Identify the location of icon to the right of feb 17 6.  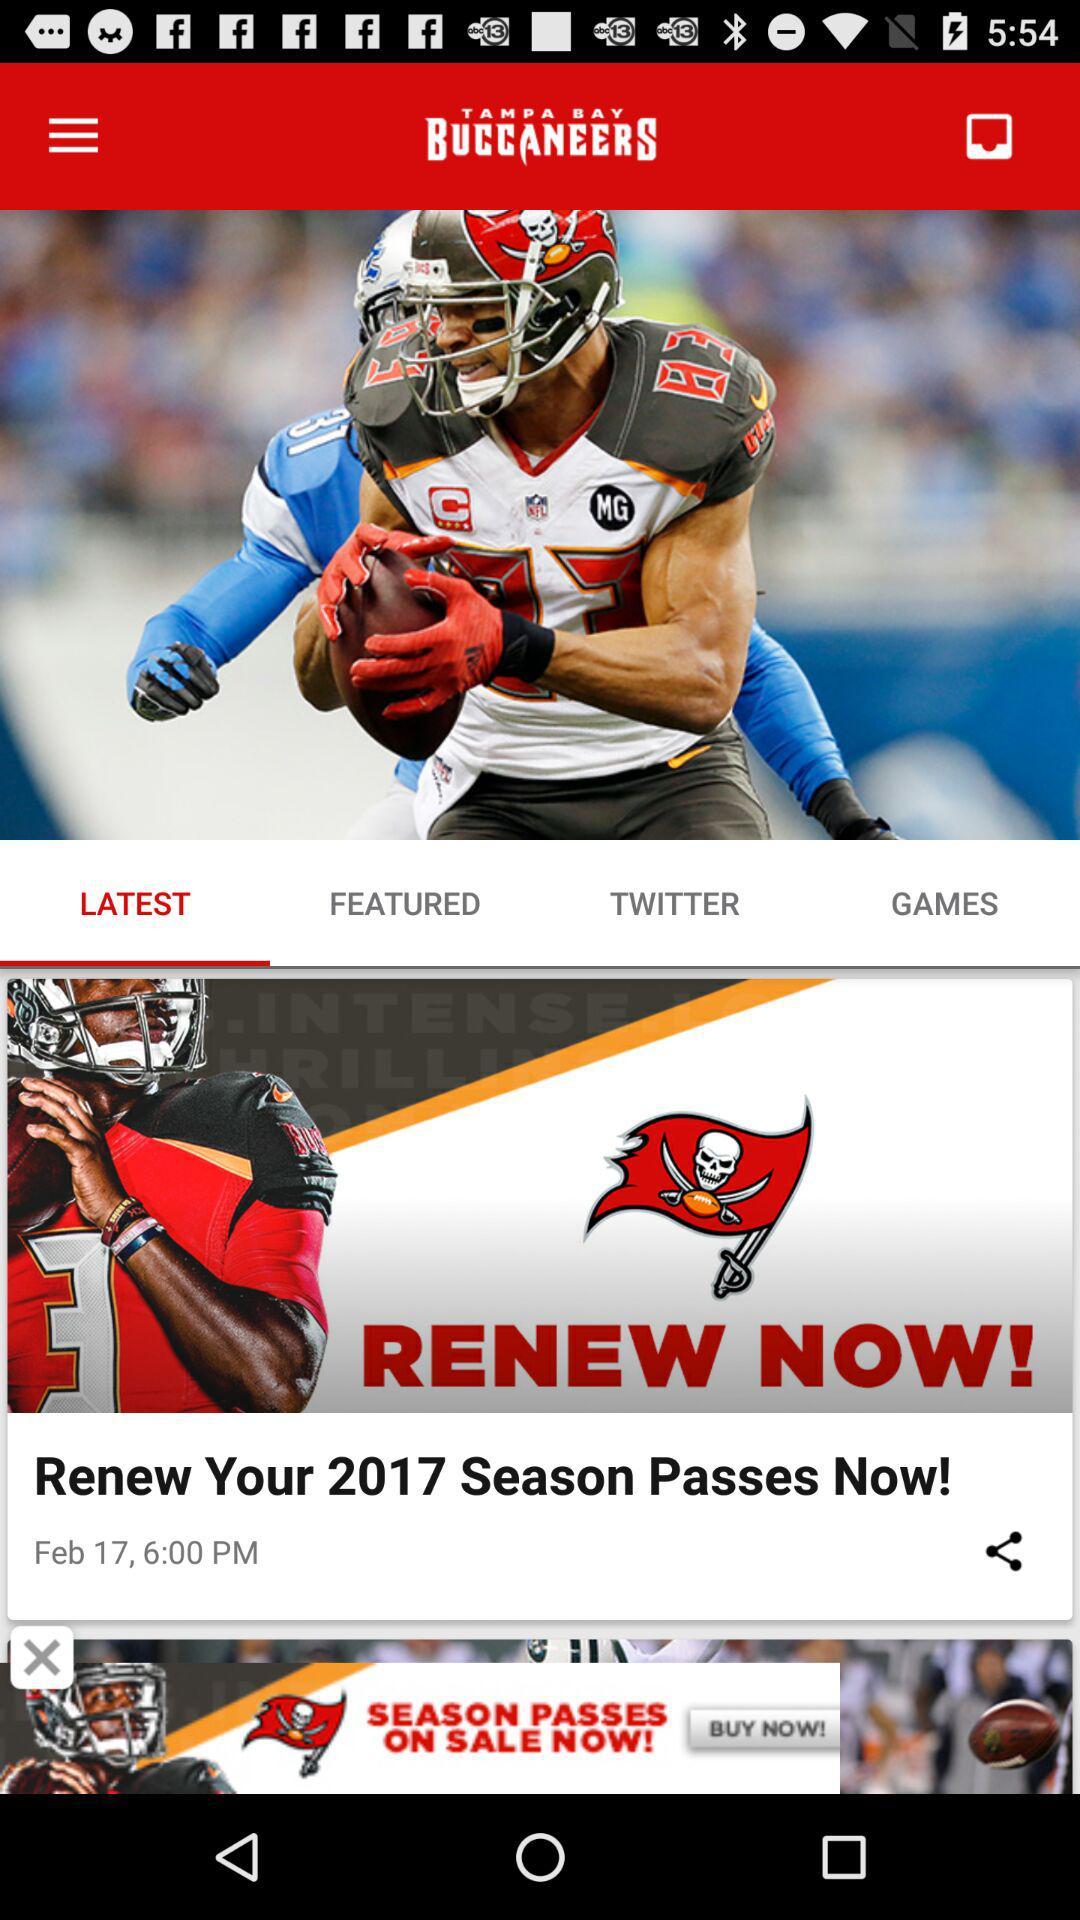
(1003, 1550).